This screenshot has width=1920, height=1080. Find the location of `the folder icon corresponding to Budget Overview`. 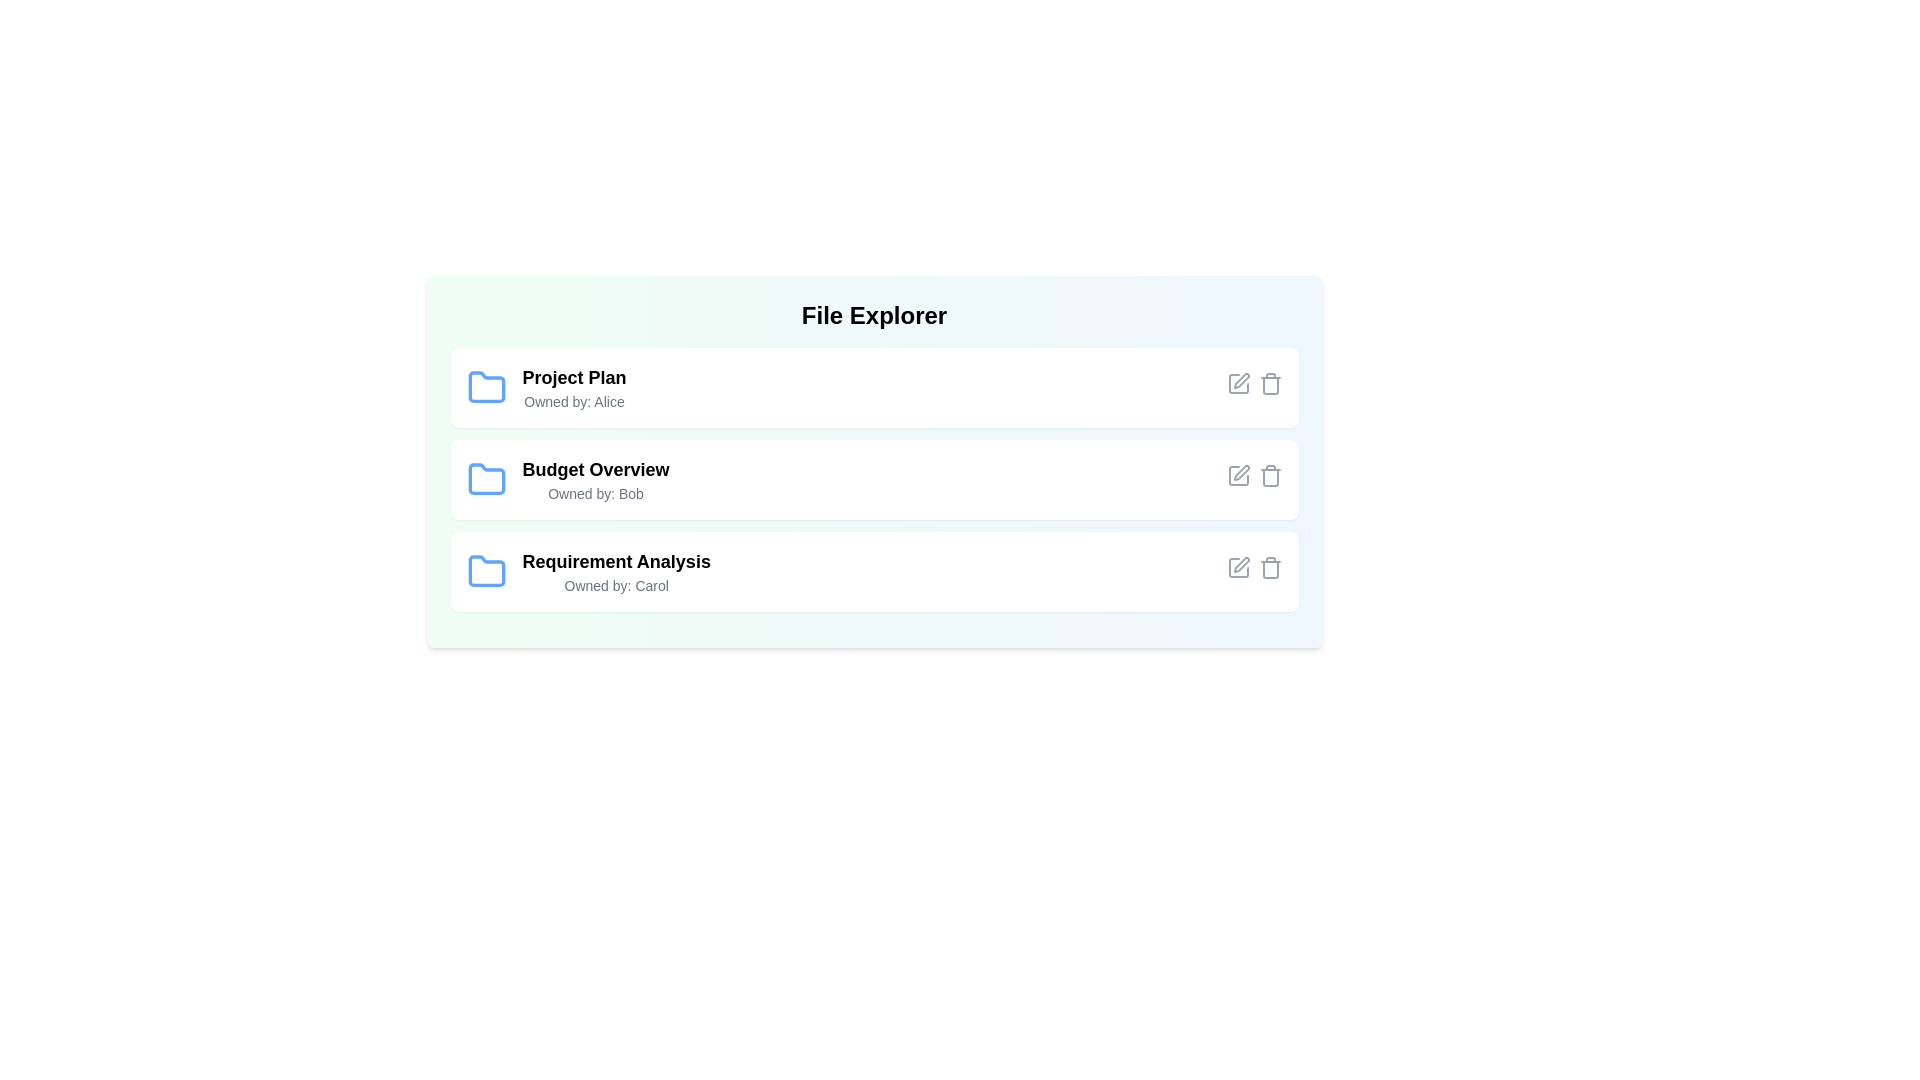

the folder icon corresponding to Budget Overview is located at coordinates (486, 479).